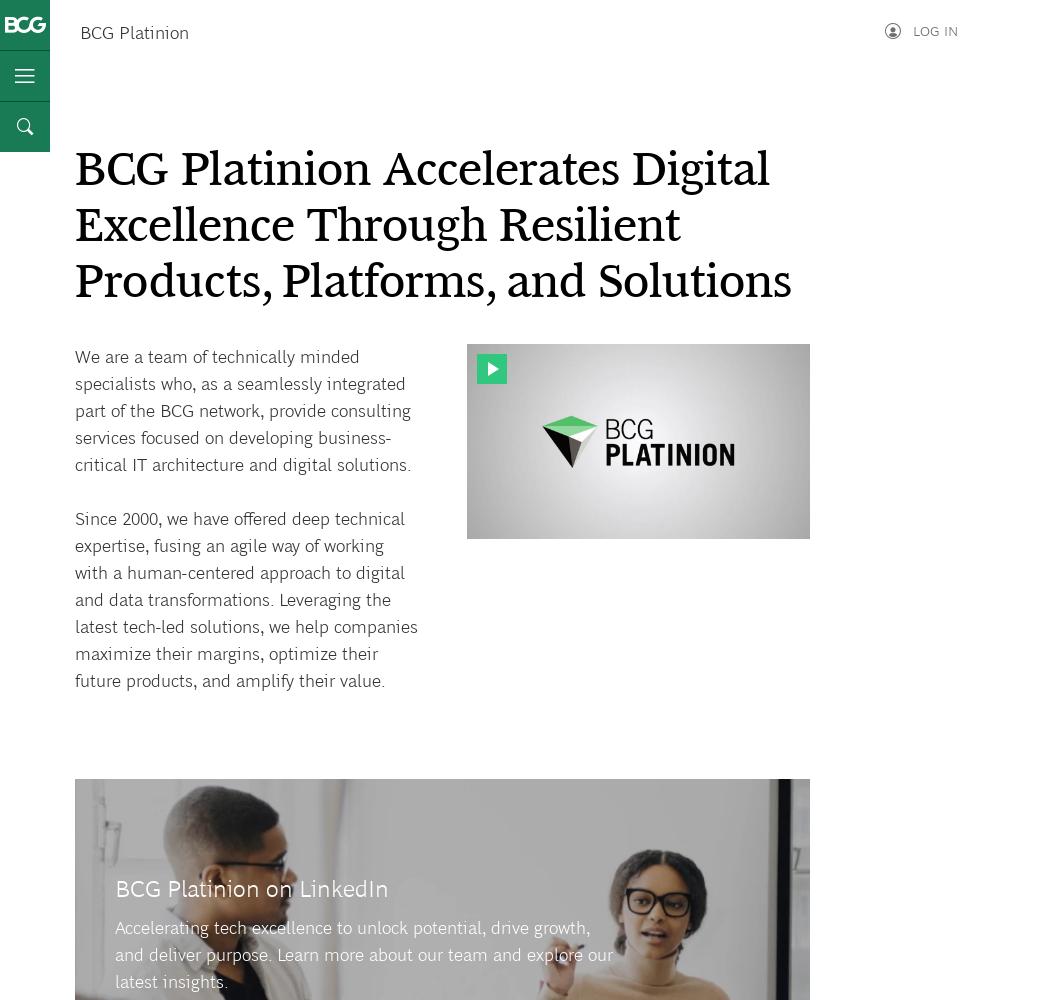  Describe the element at coordinates (432, 223) in the screenshot. I see `'BCG Platinion Accelerates Digital Excellence Through Resilient Products, Platforms, and Solutions'` at that location.